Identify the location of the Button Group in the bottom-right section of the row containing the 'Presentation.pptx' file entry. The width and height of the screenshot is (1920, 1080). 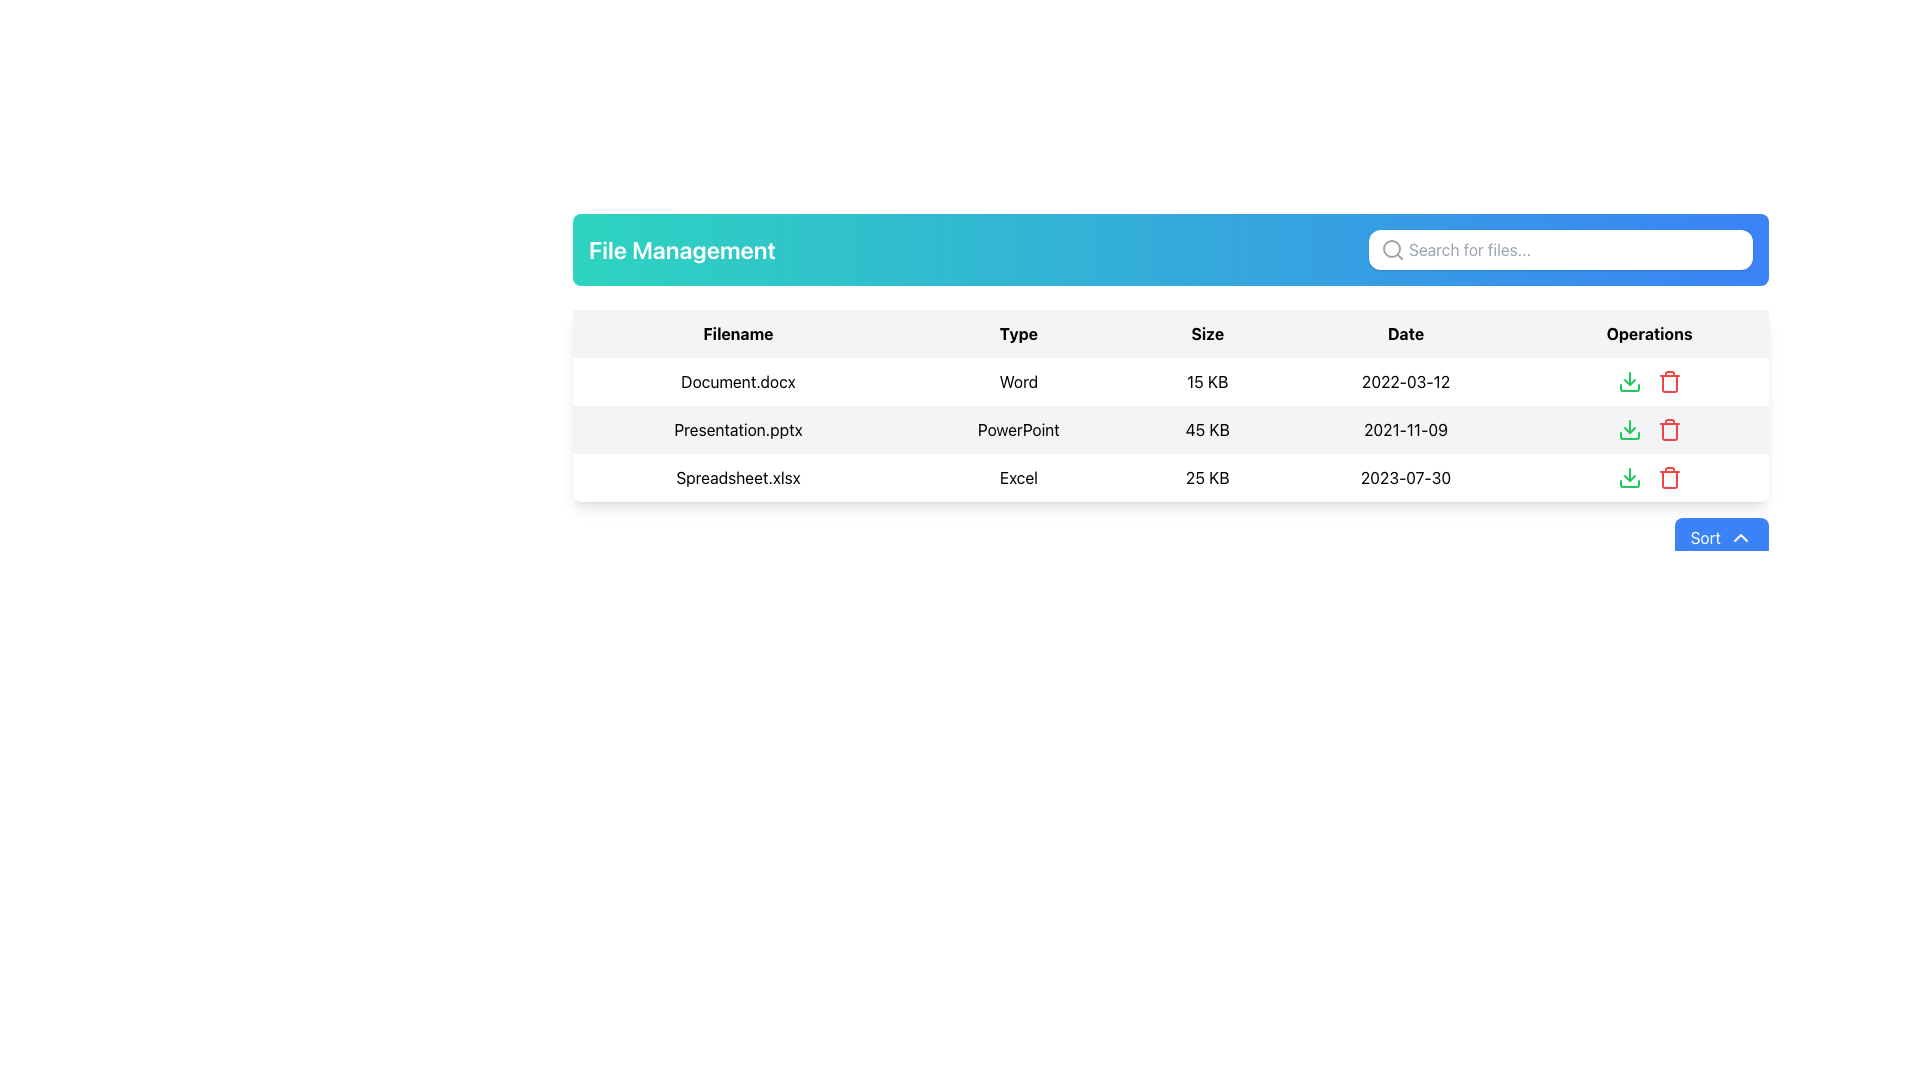
(1649, 428).